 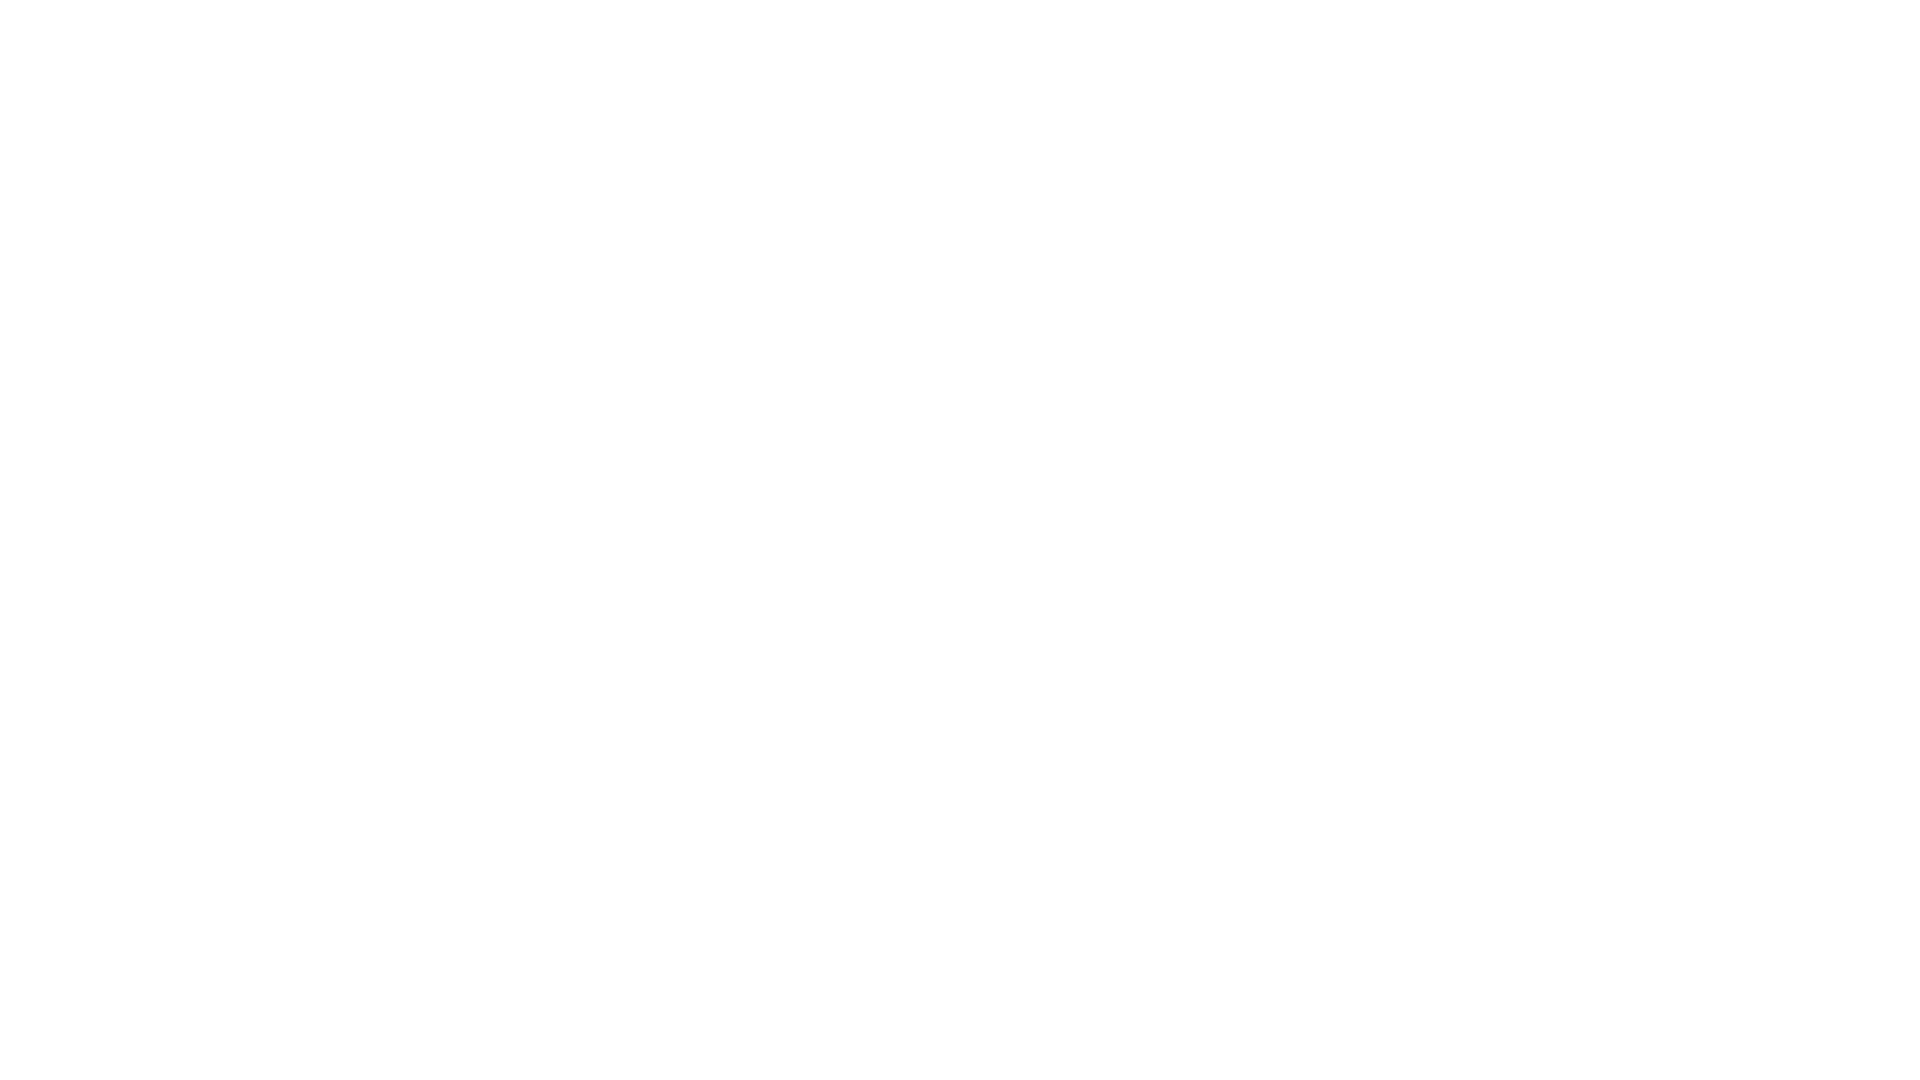 I want to click on Summary, so click(x=725, y=63).